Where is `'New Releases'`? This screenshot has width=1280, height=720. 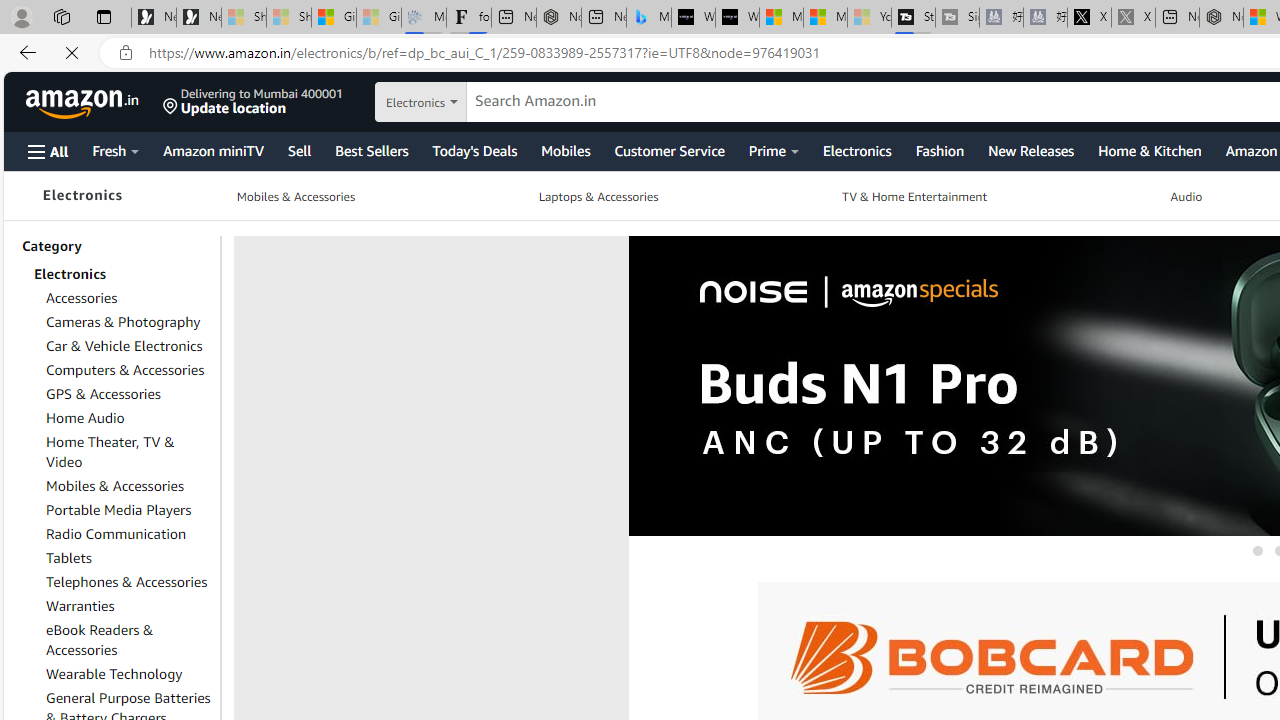 'New Releases' is located at coordinates (1030, 149).